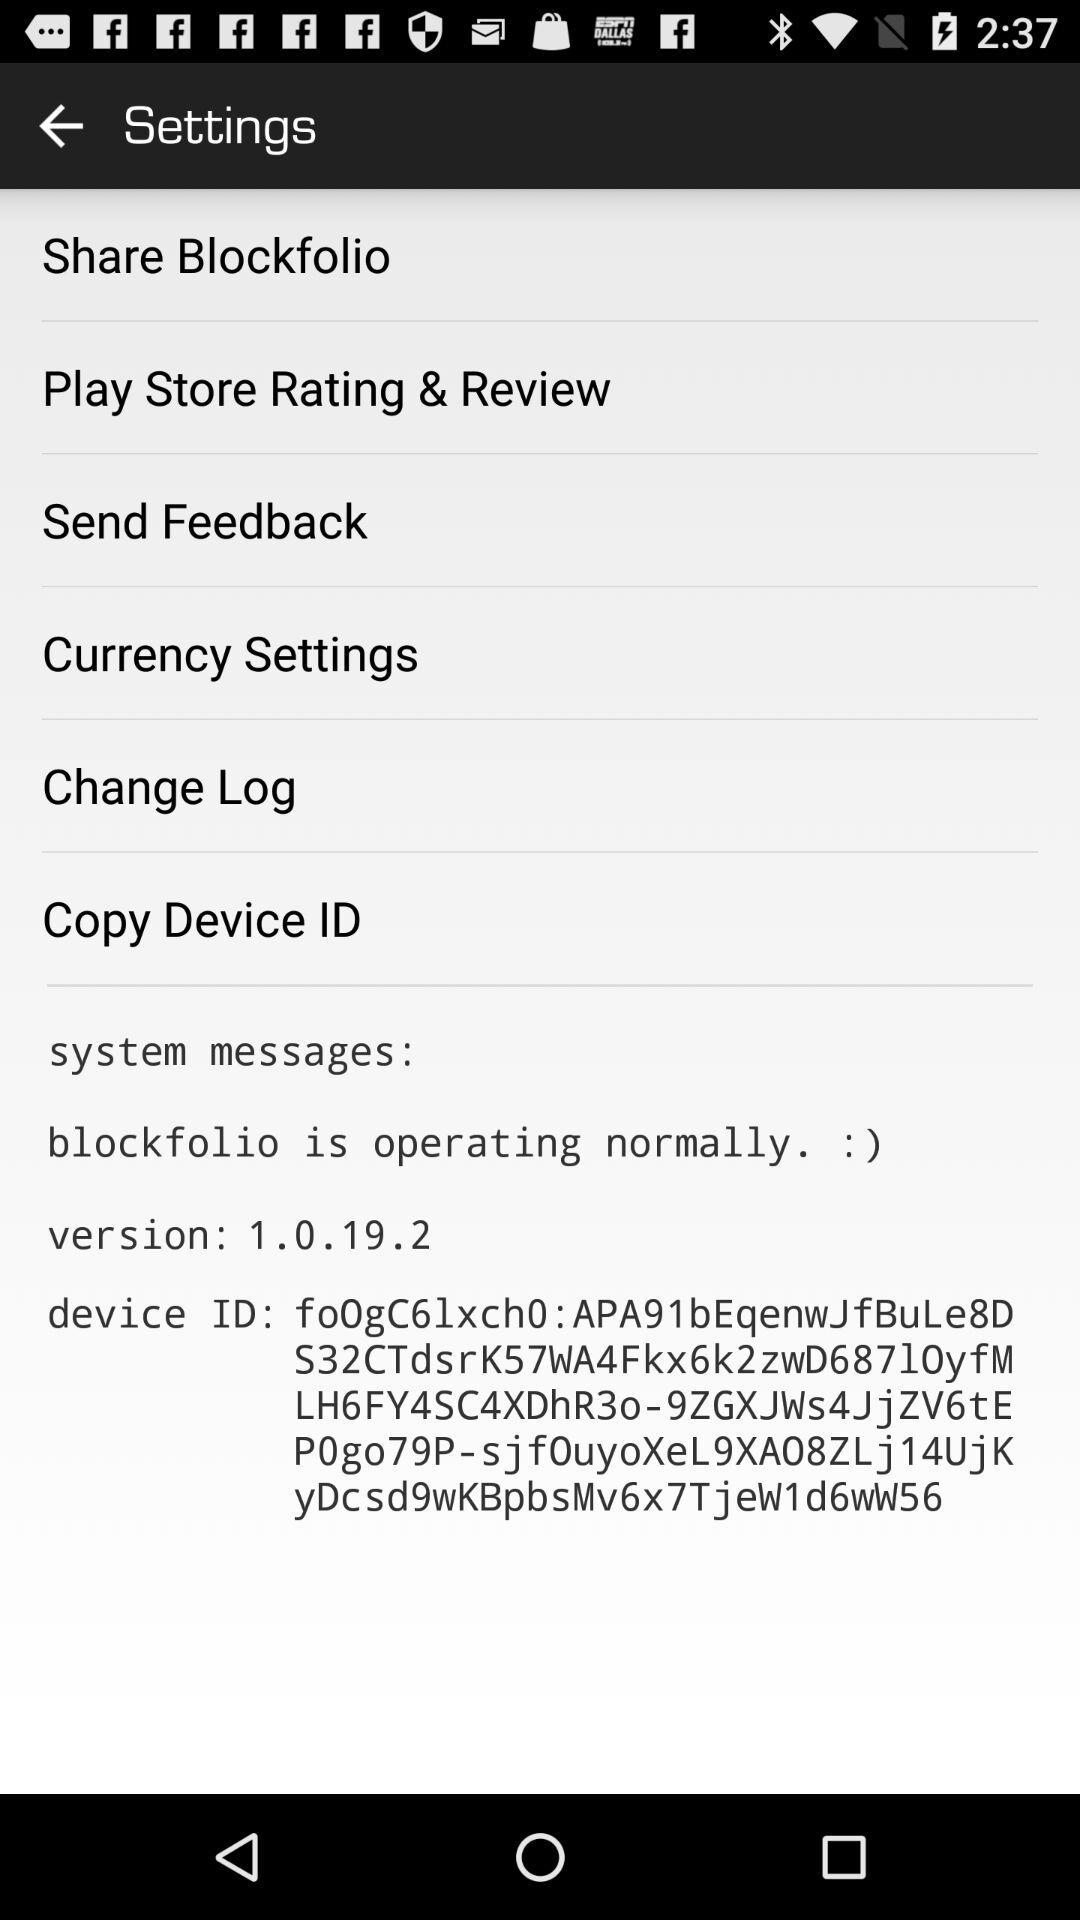 The height and width of the screenshot is (1920, 1080). I want to click on the 1 0 19 icon, so click(338, 1232).